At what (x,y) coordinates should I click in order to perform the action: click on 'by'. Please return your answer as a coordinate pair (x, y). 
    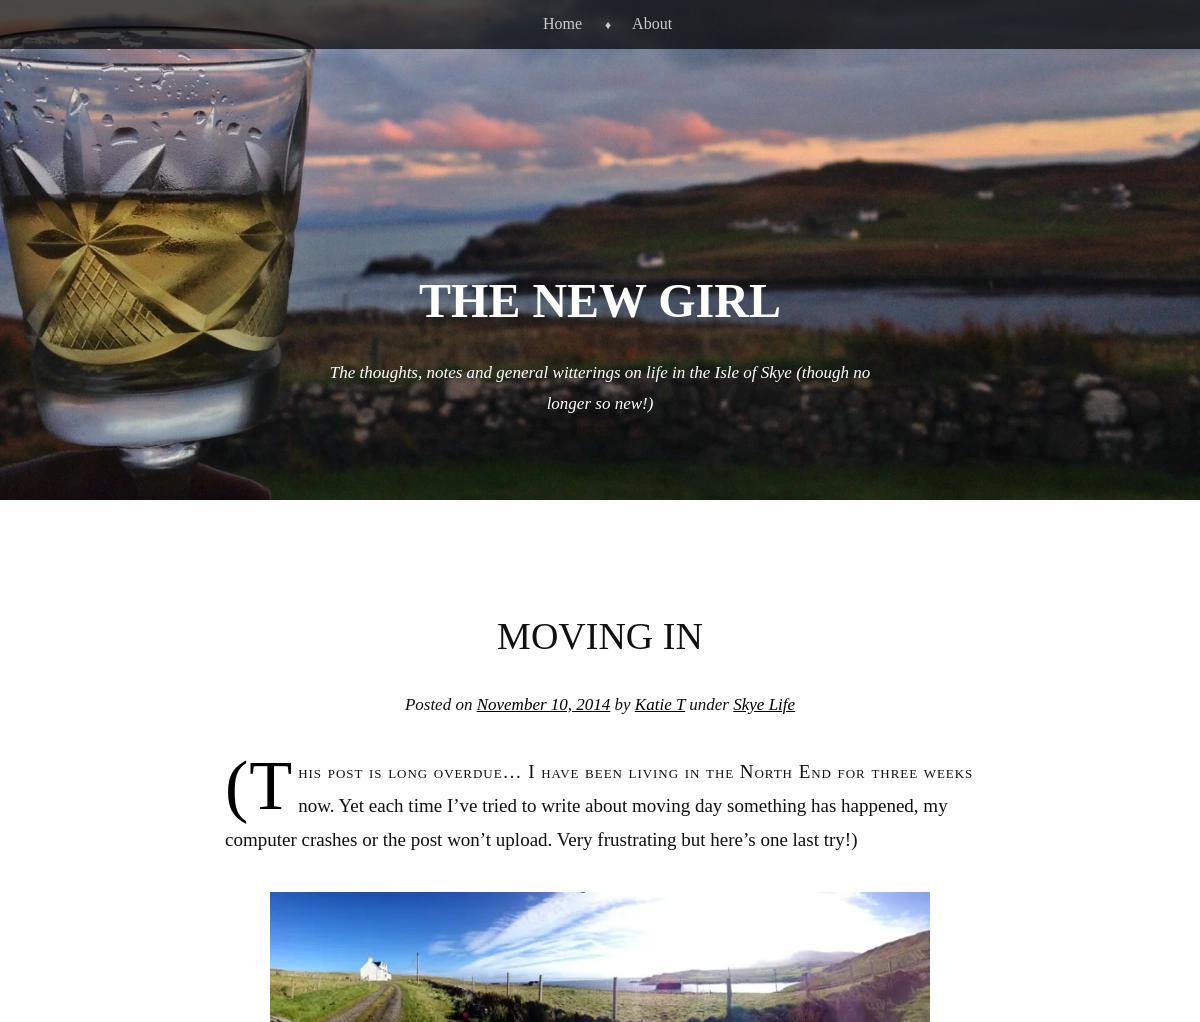
    Looking at the image, I should click on (609, 703).